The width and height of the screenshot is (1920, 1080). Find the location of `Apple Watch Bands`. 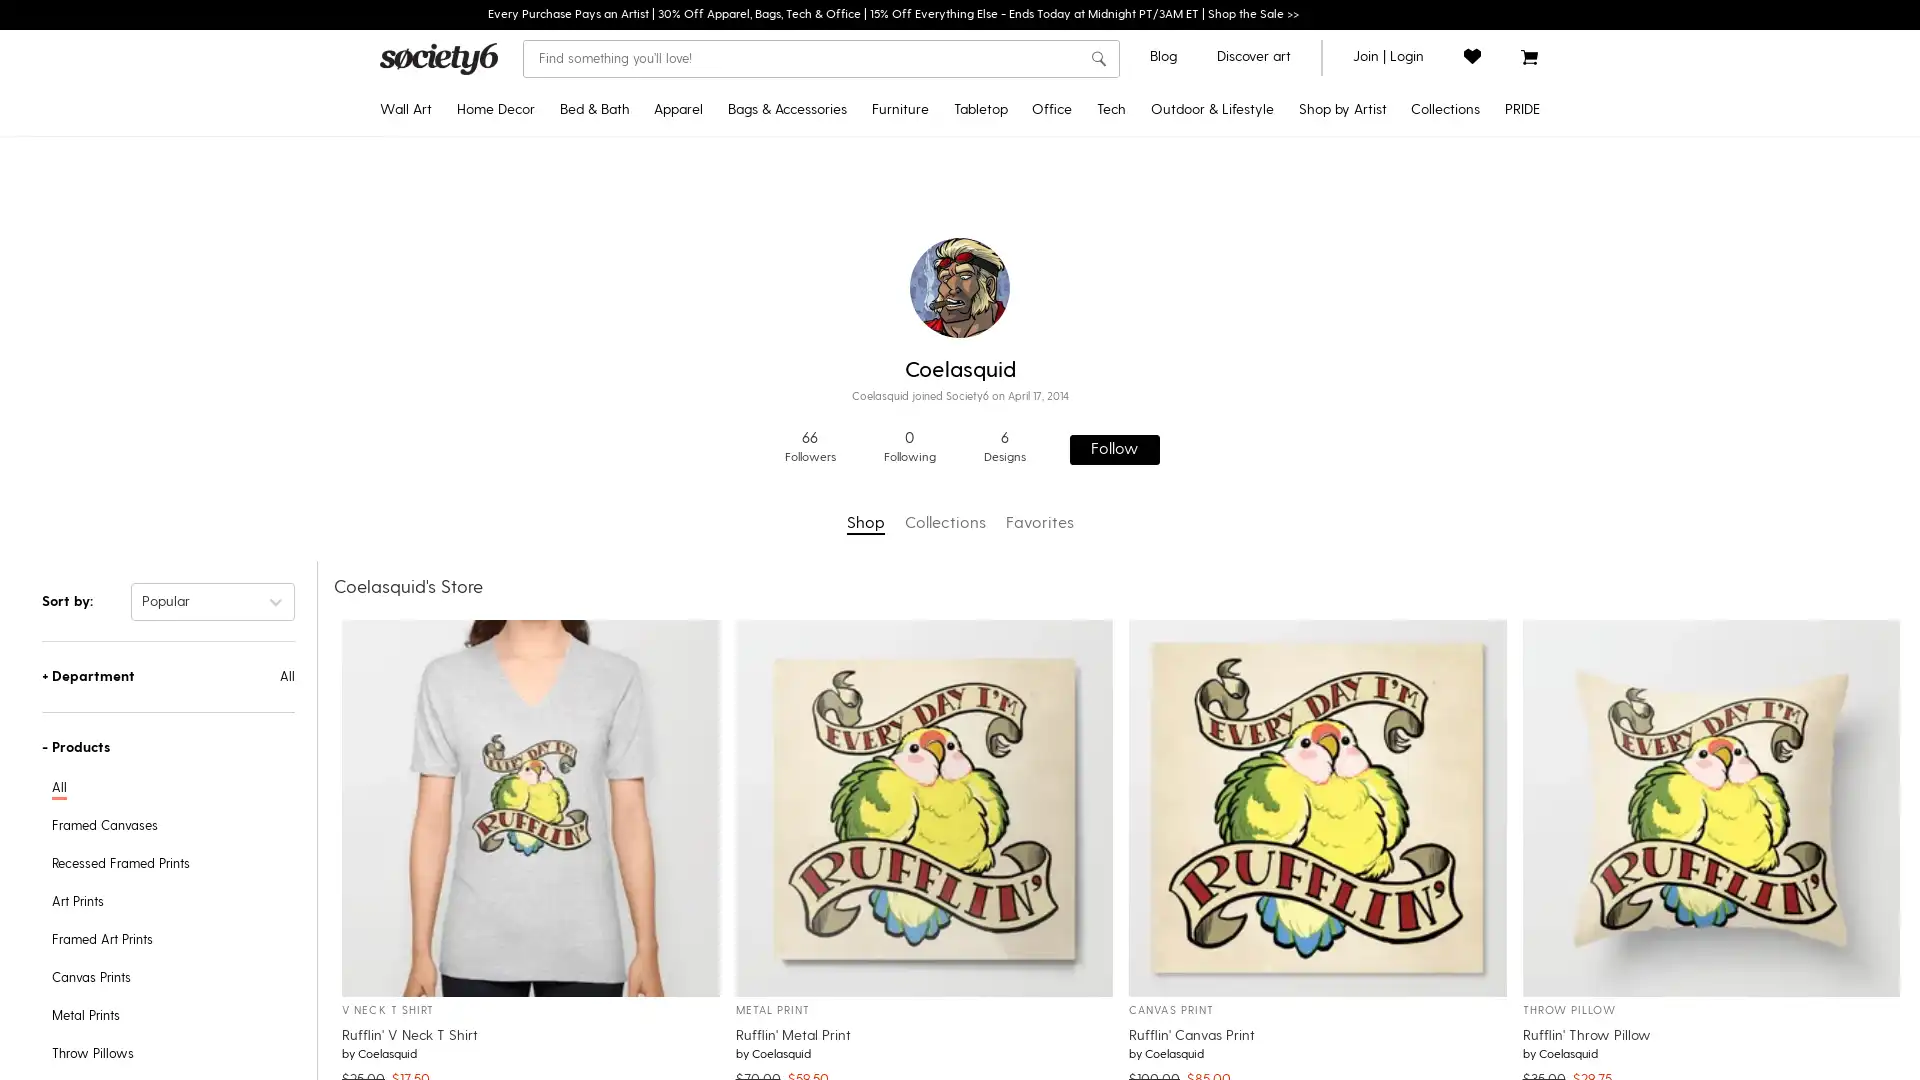

Apple Watch Bands is located at coordinates (1182, 385).